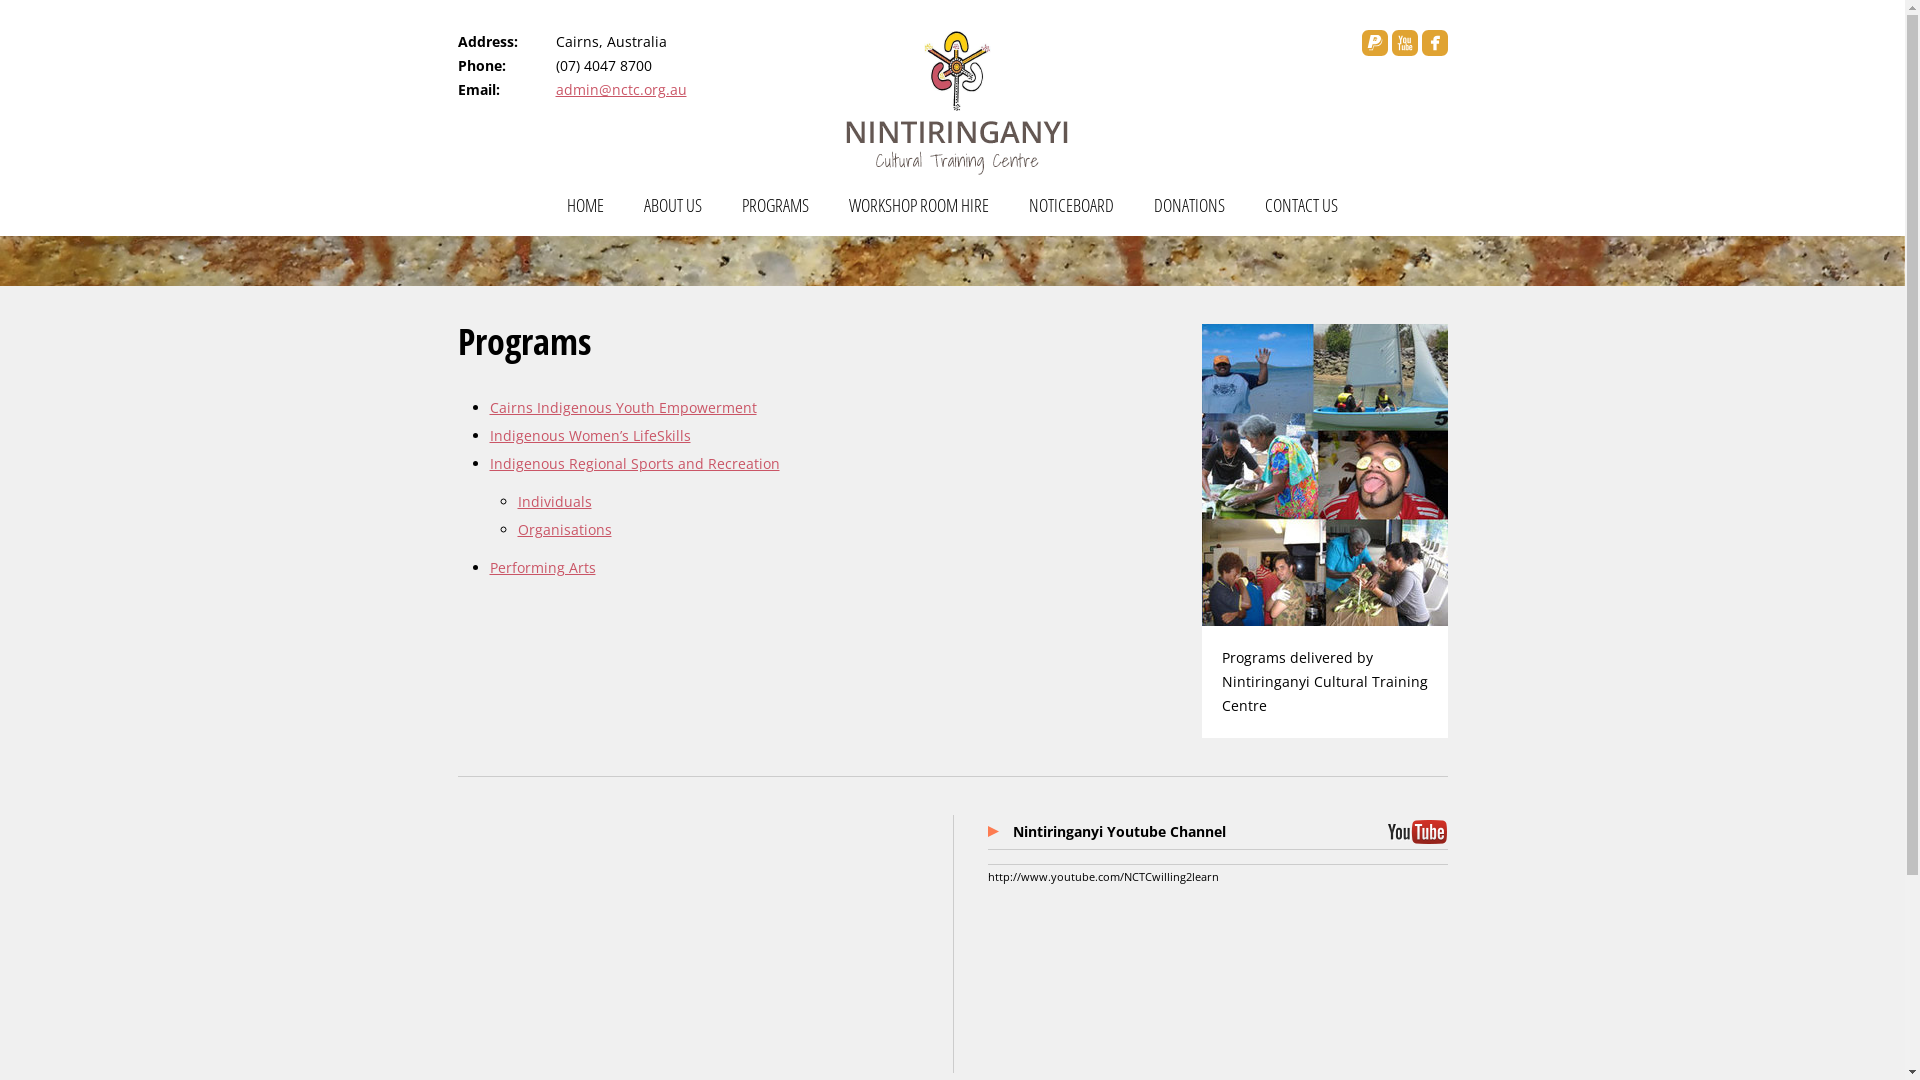 Image resolution: width=1920 pixels, height=1080 pixels. What do you see at coordinates (633, 463) in the screenshot?
I see `'Indigenous Regional Sports and Recreation'` at bounding box center [633, 463].